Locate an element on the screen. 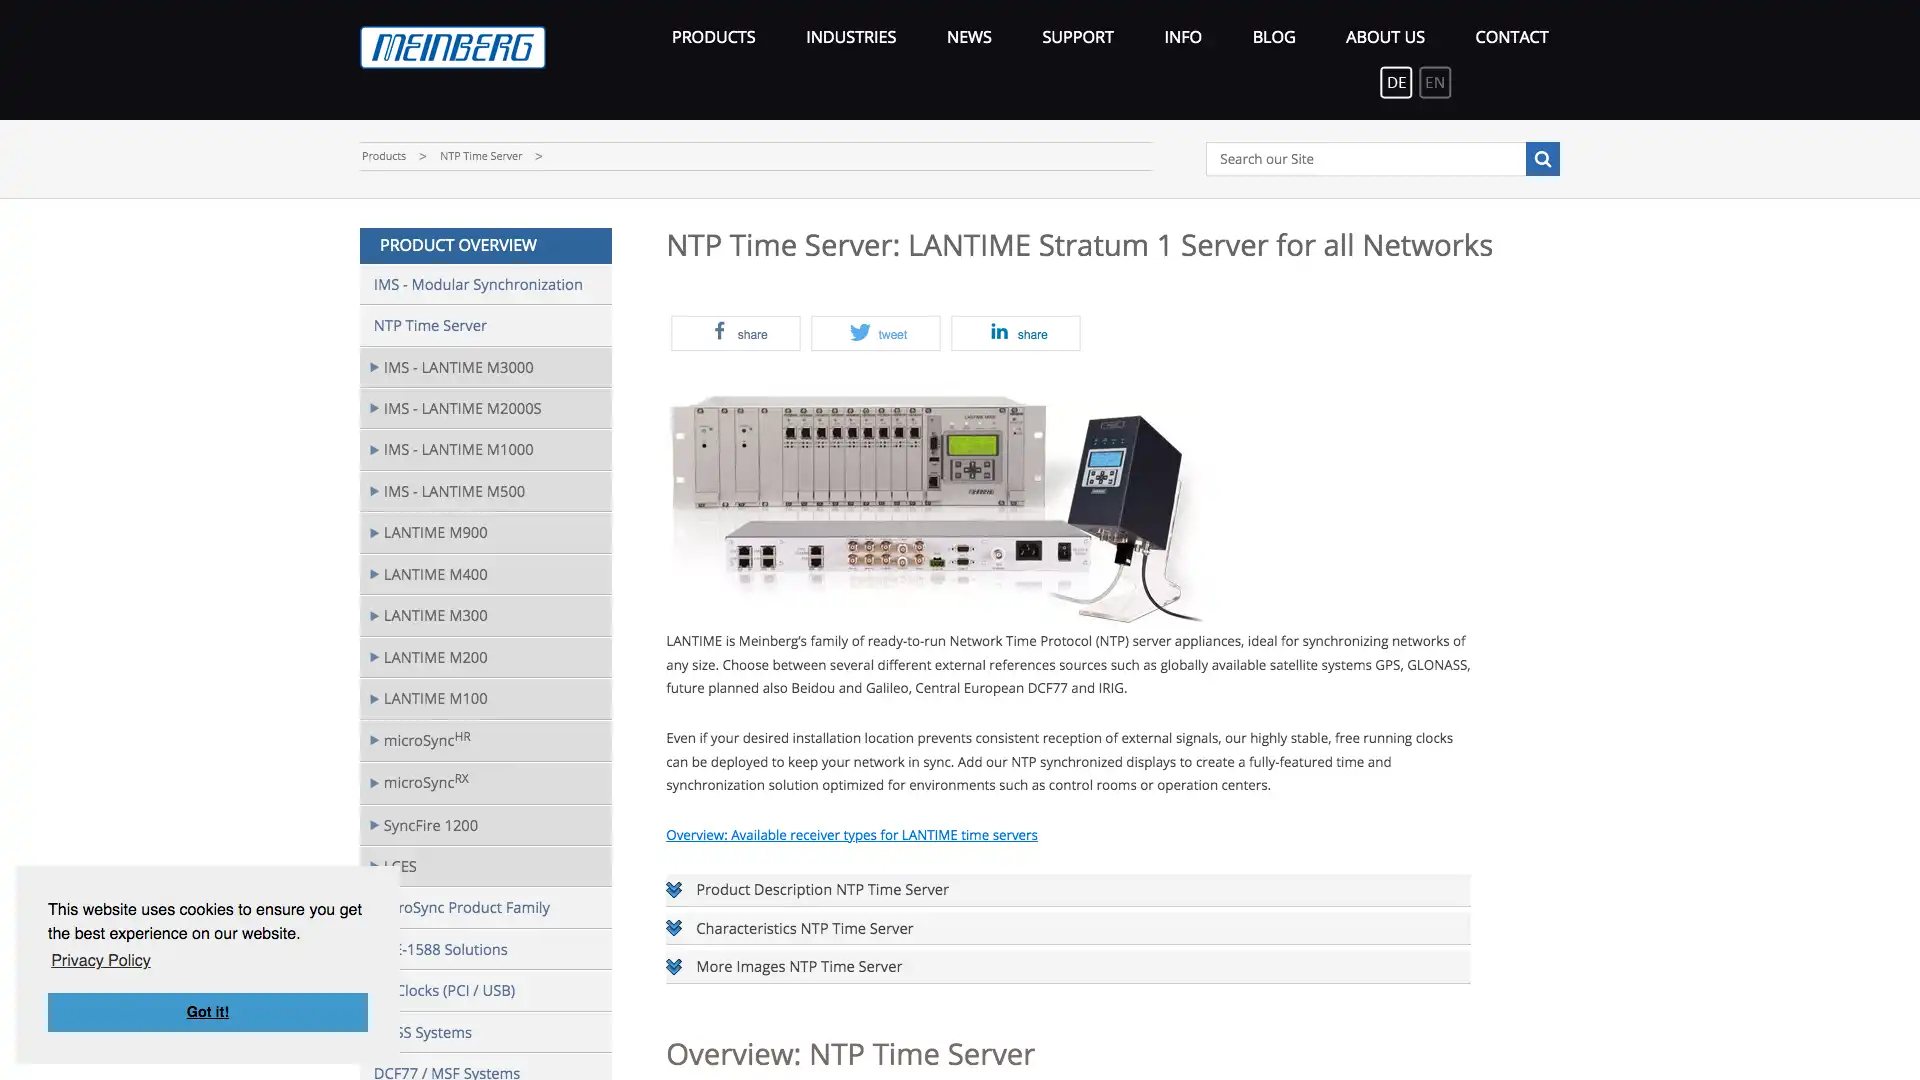 This screenshot has width=1920, height=1080. Search is located at coordinates (1540, 157).